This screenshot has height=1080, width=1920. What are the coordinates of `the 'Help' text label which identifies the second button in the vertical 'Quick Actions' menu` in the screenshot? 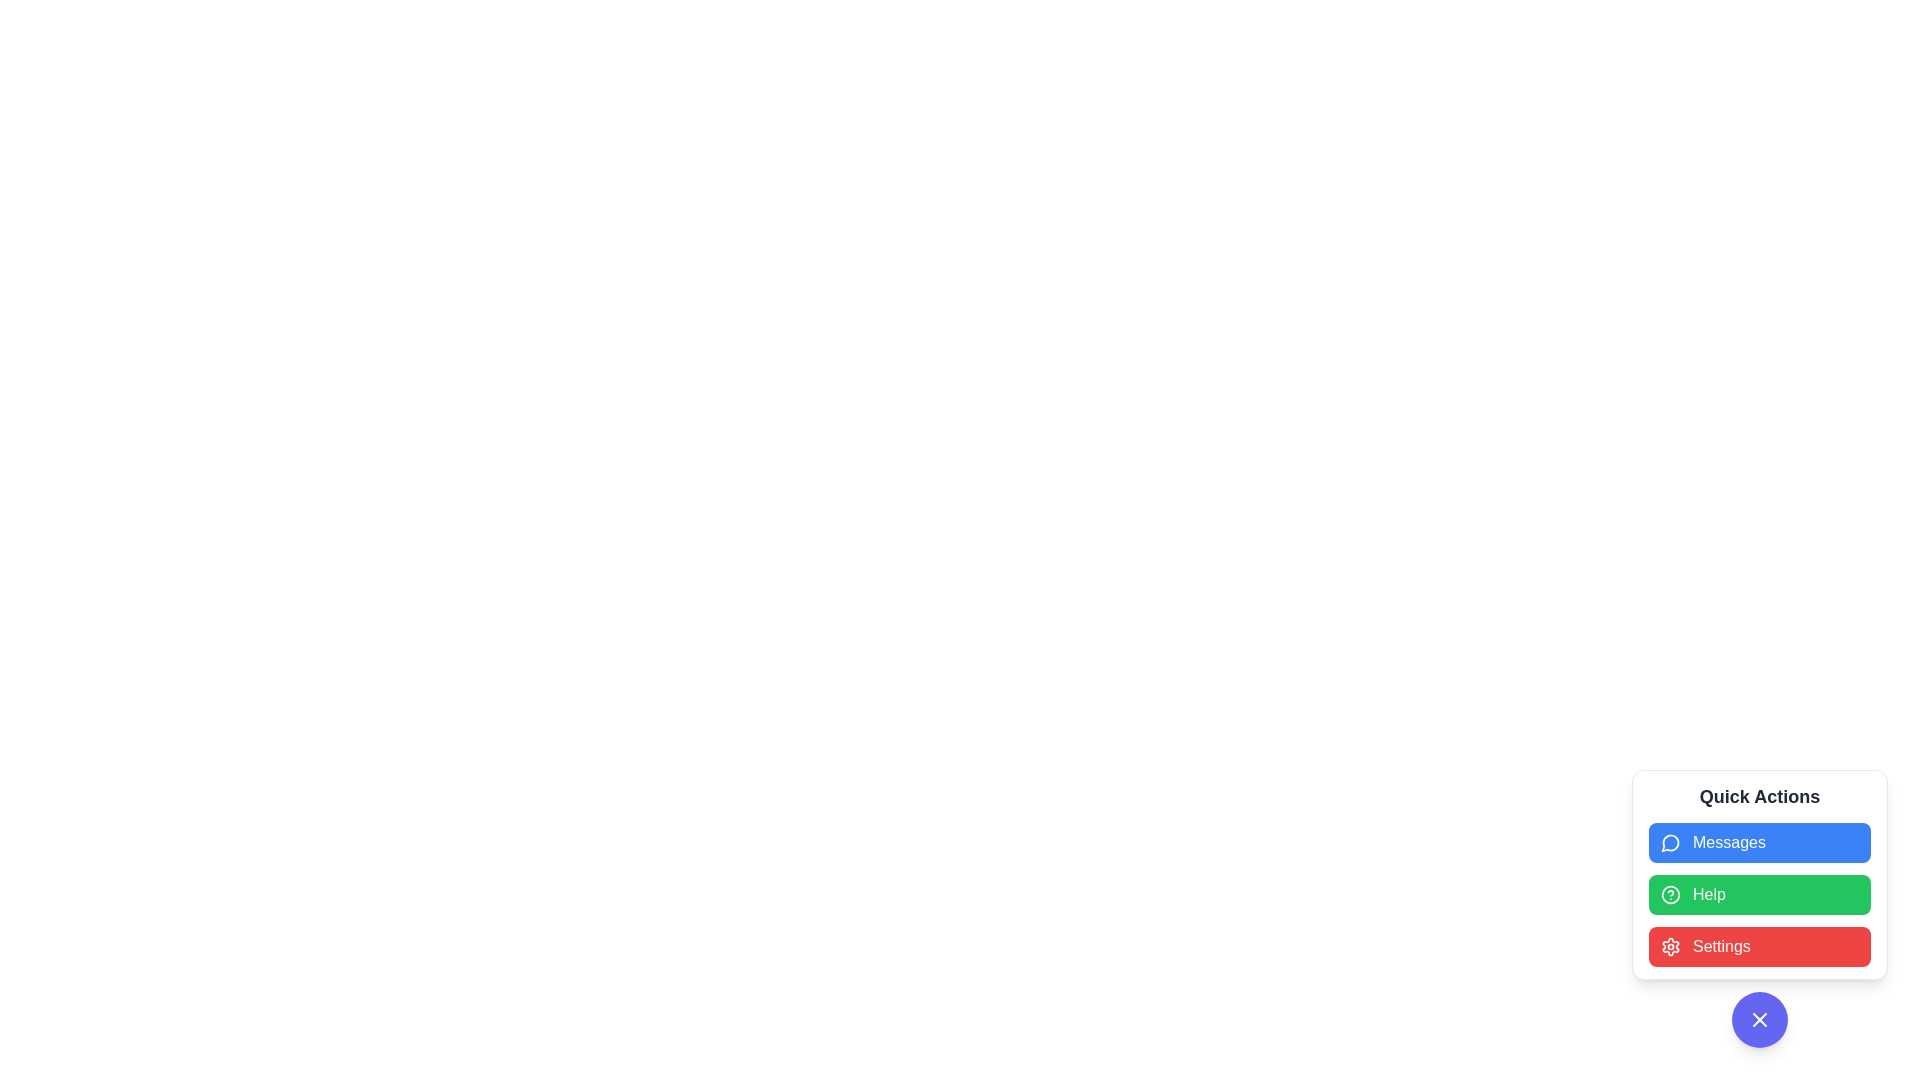 It's located at (1708, 893).